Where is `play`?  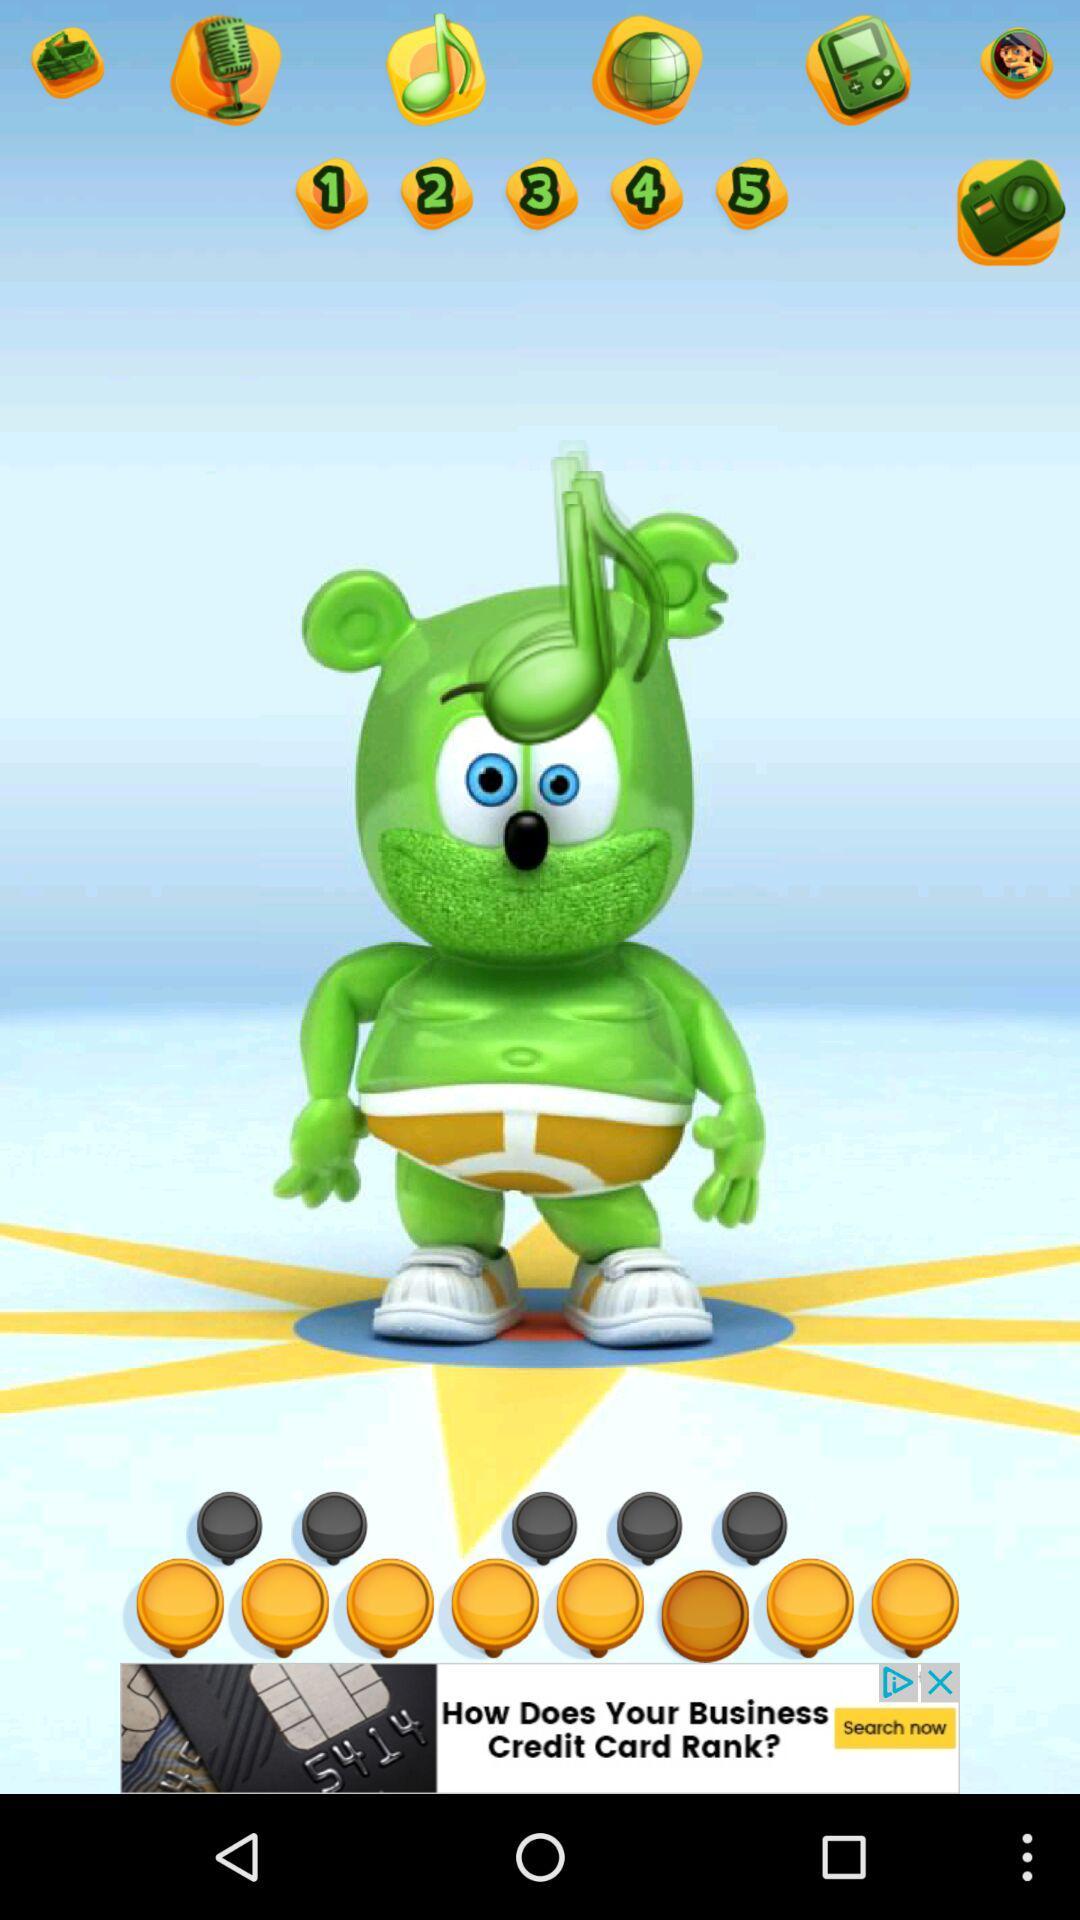
play is located at coordinates (433, 72).